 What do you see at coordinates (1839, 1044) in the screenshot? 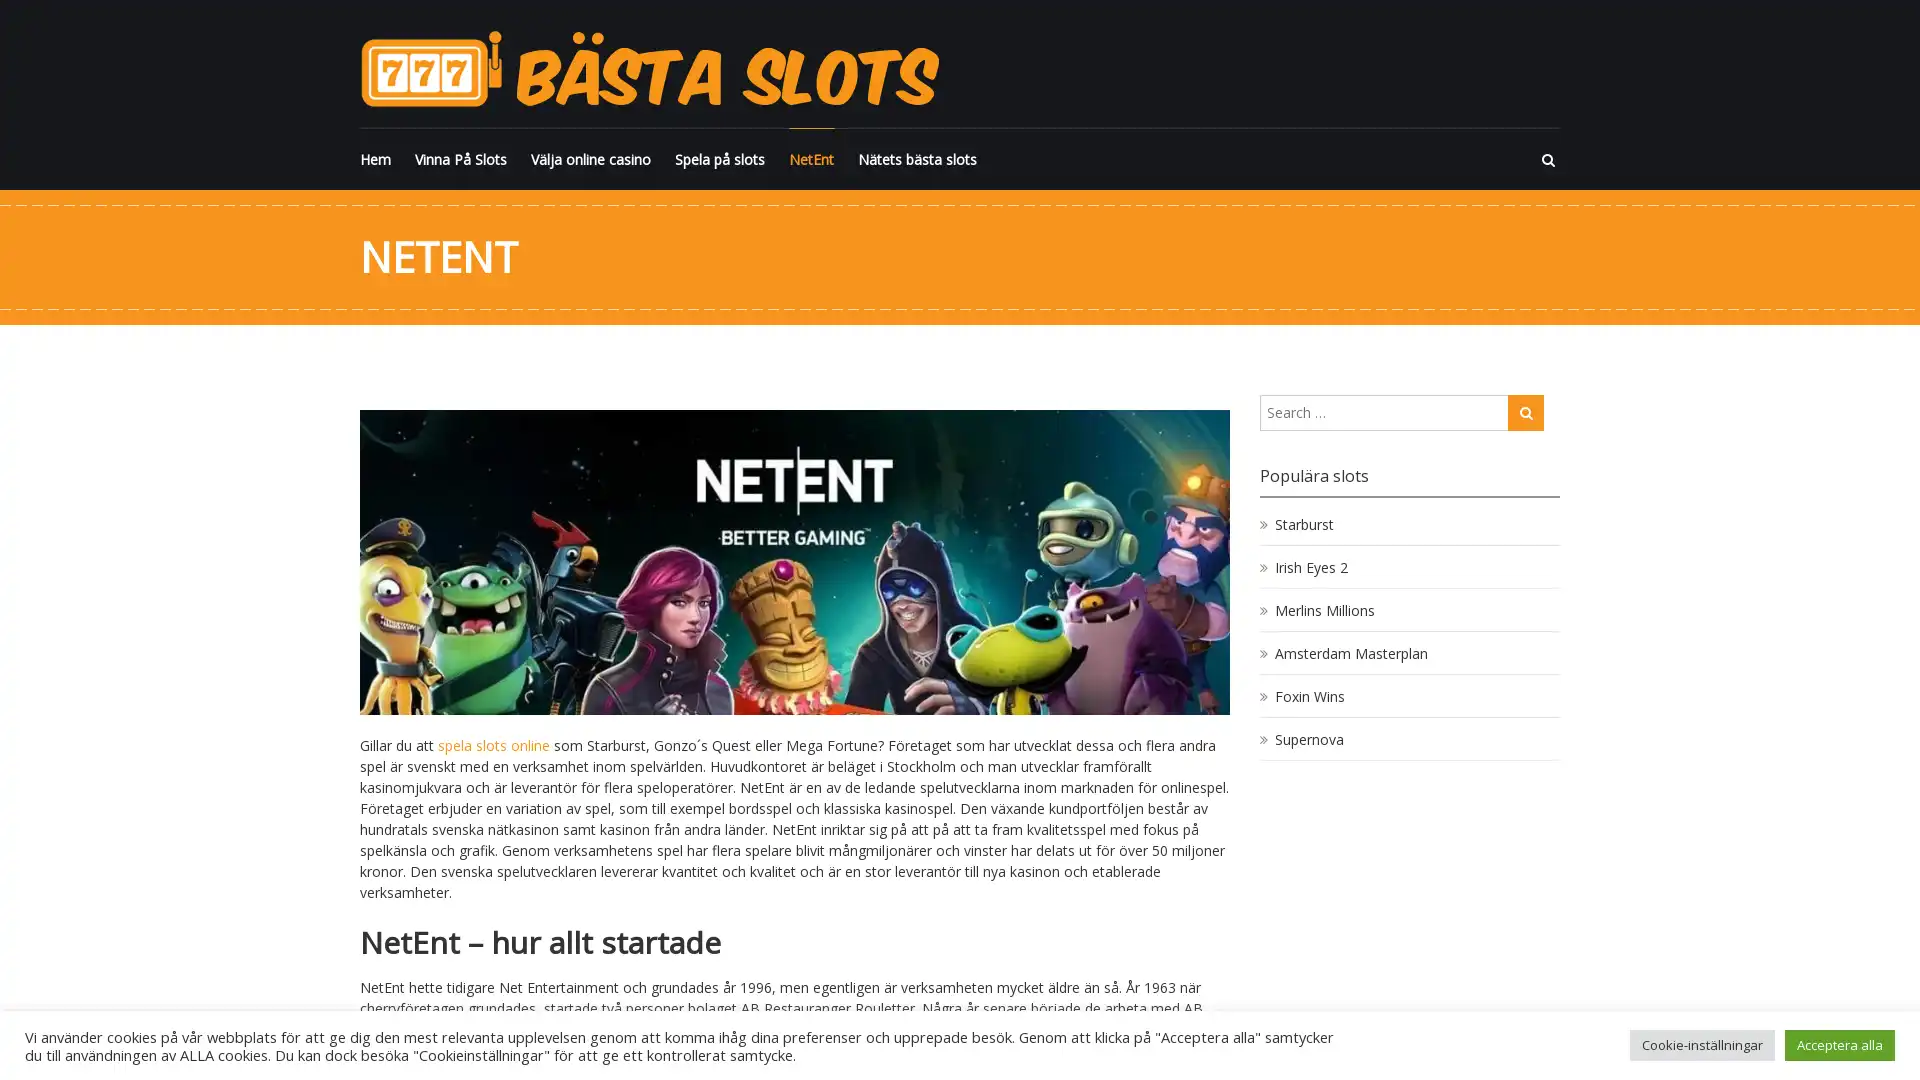
I see `Acceptera alla` at bounding box center [1839, 1044].